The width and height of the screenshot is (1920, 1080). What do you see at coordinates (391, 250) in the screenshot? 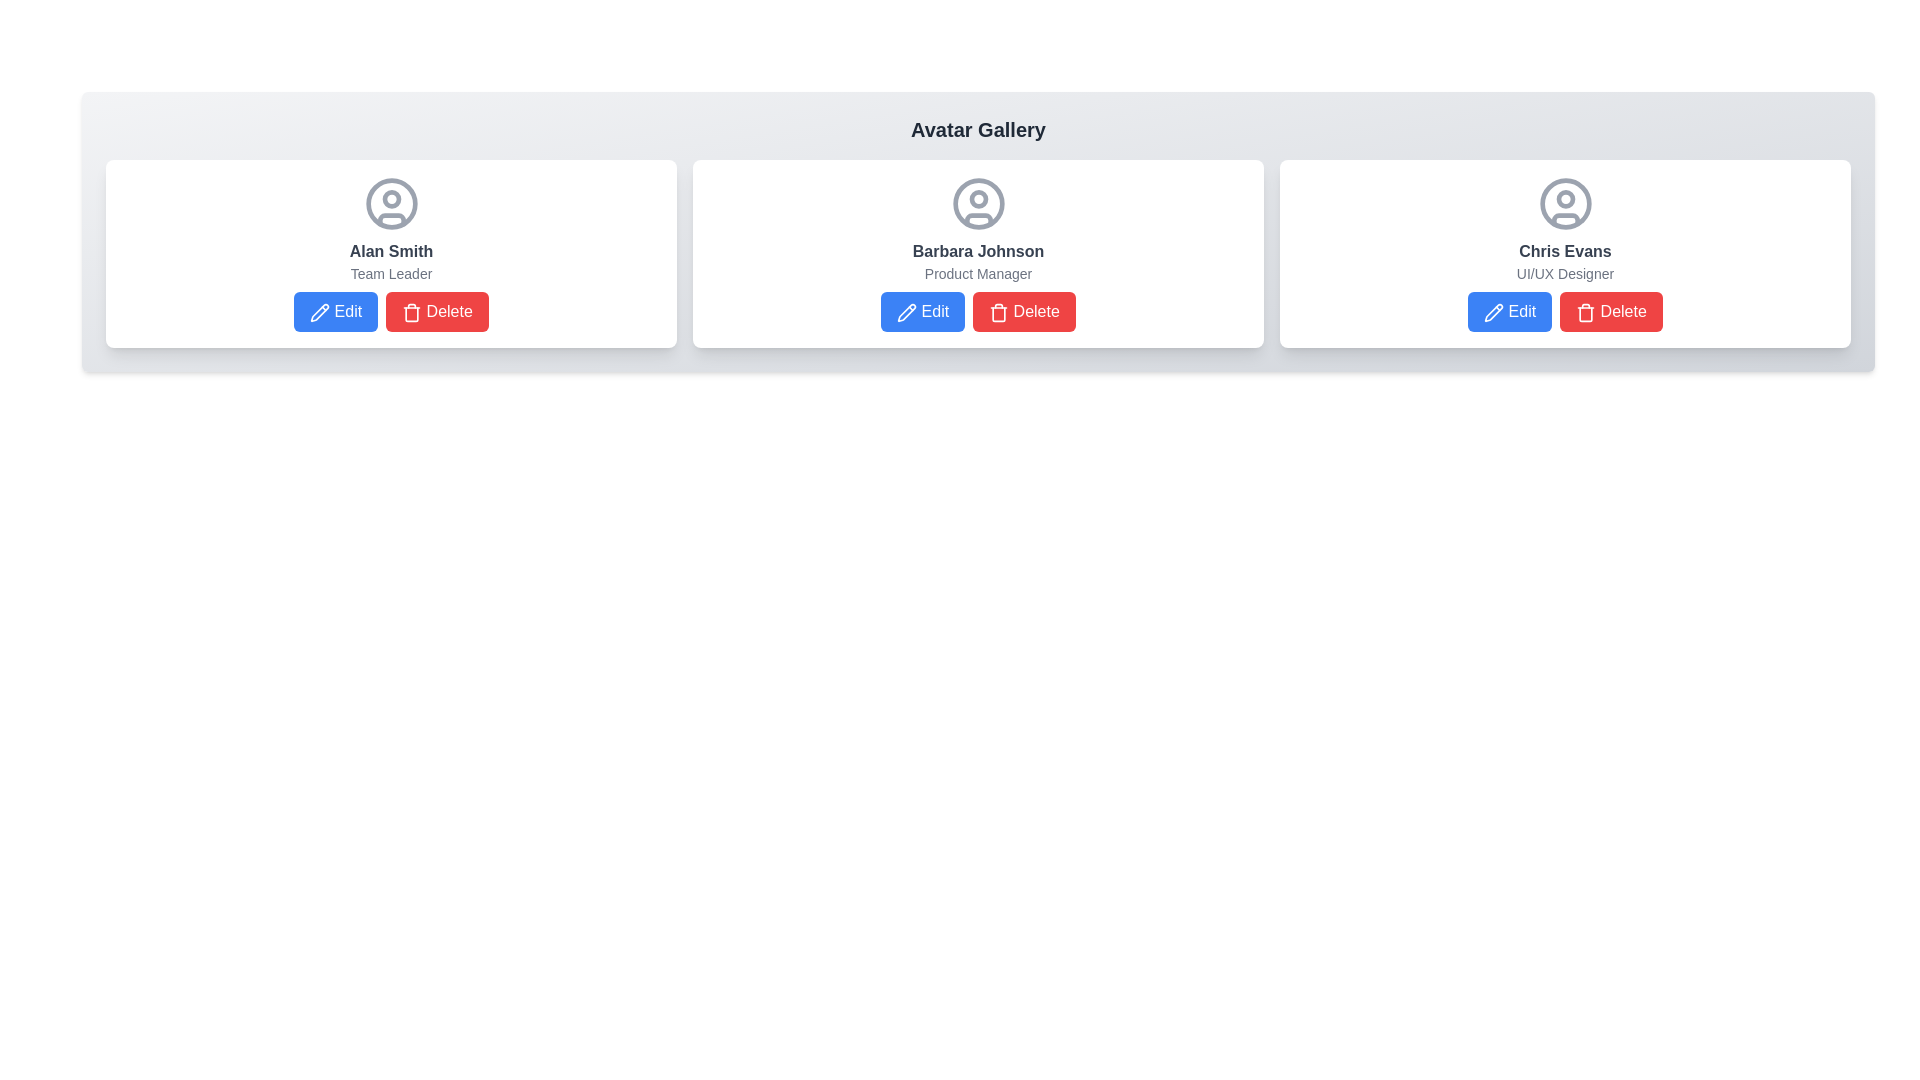
I see `the text label displaying 'Alan Smith' in bold dark gray font, located below the avatar icon and above the 'Team Leader' role description` at bounding box center [391, 250].